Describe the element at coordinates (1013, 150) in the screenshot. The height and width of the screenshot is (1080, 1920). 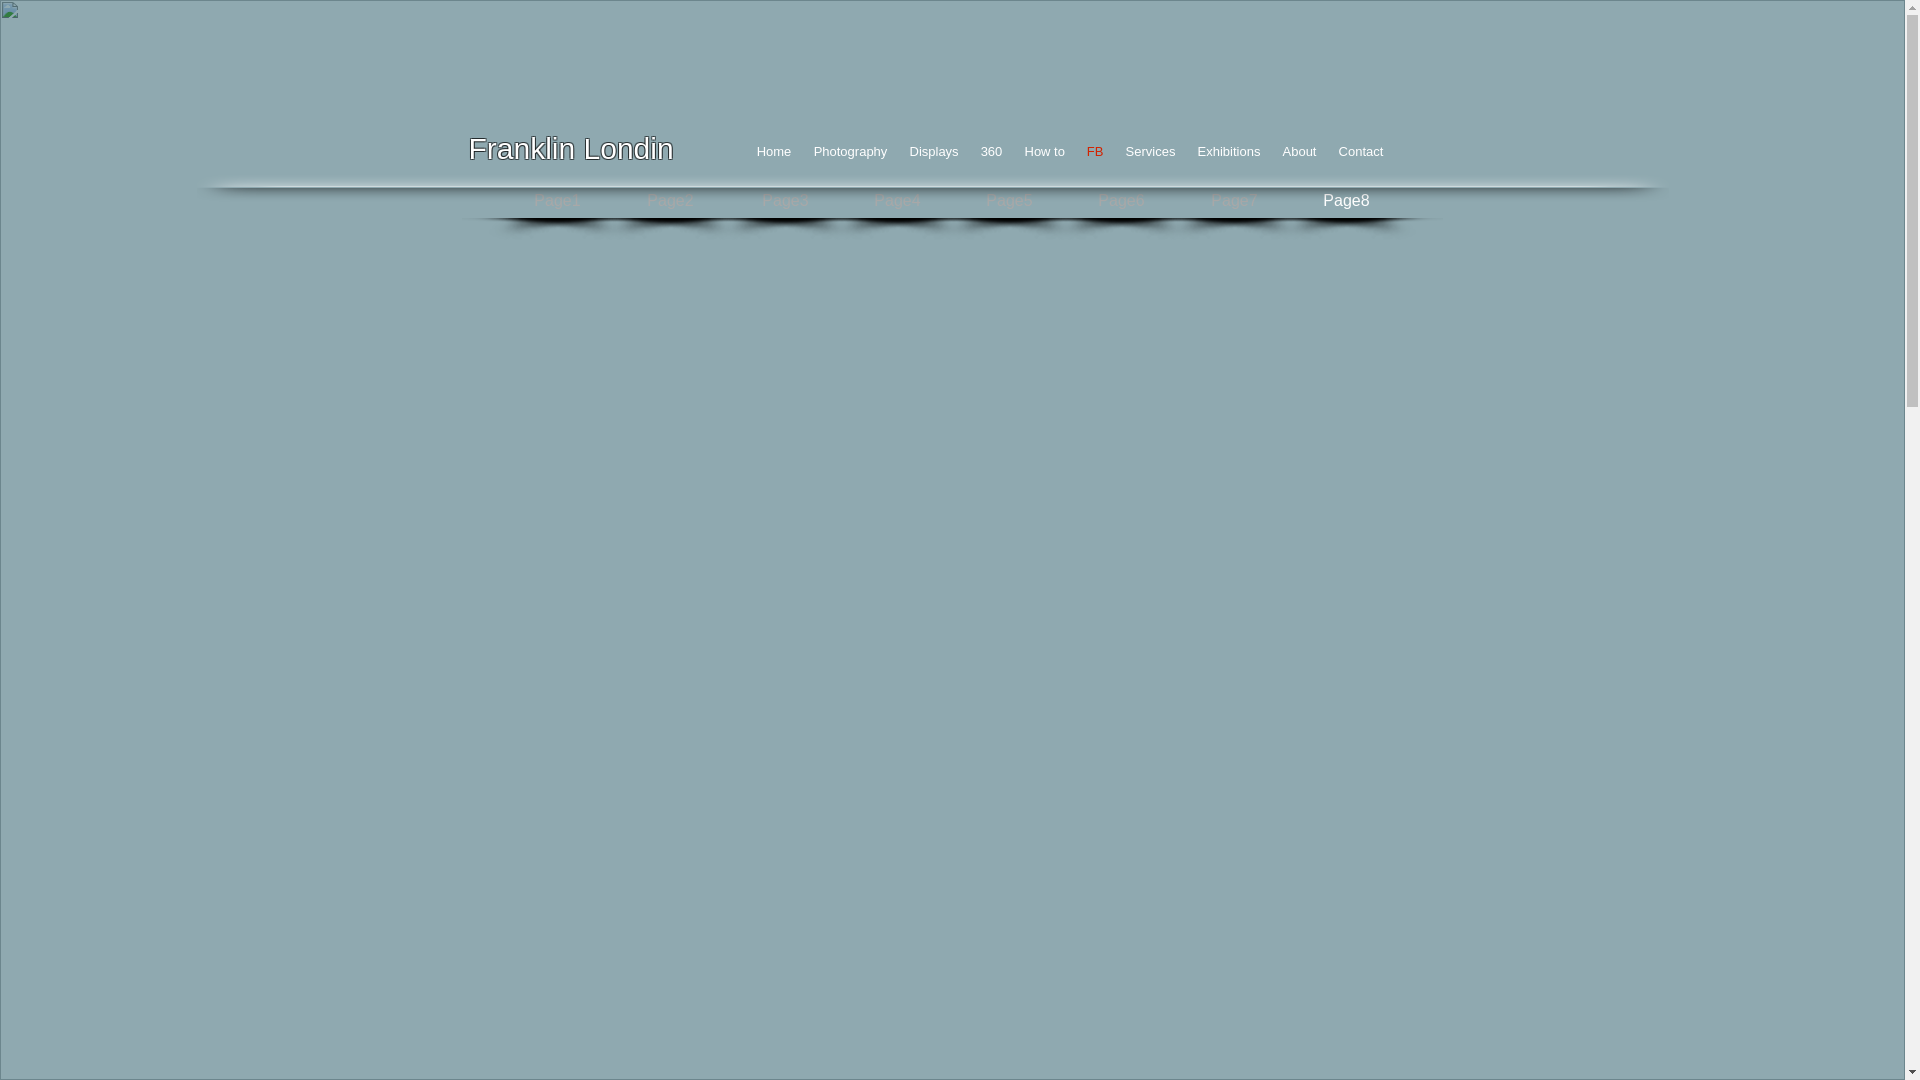
I see `'How to'` at that location.